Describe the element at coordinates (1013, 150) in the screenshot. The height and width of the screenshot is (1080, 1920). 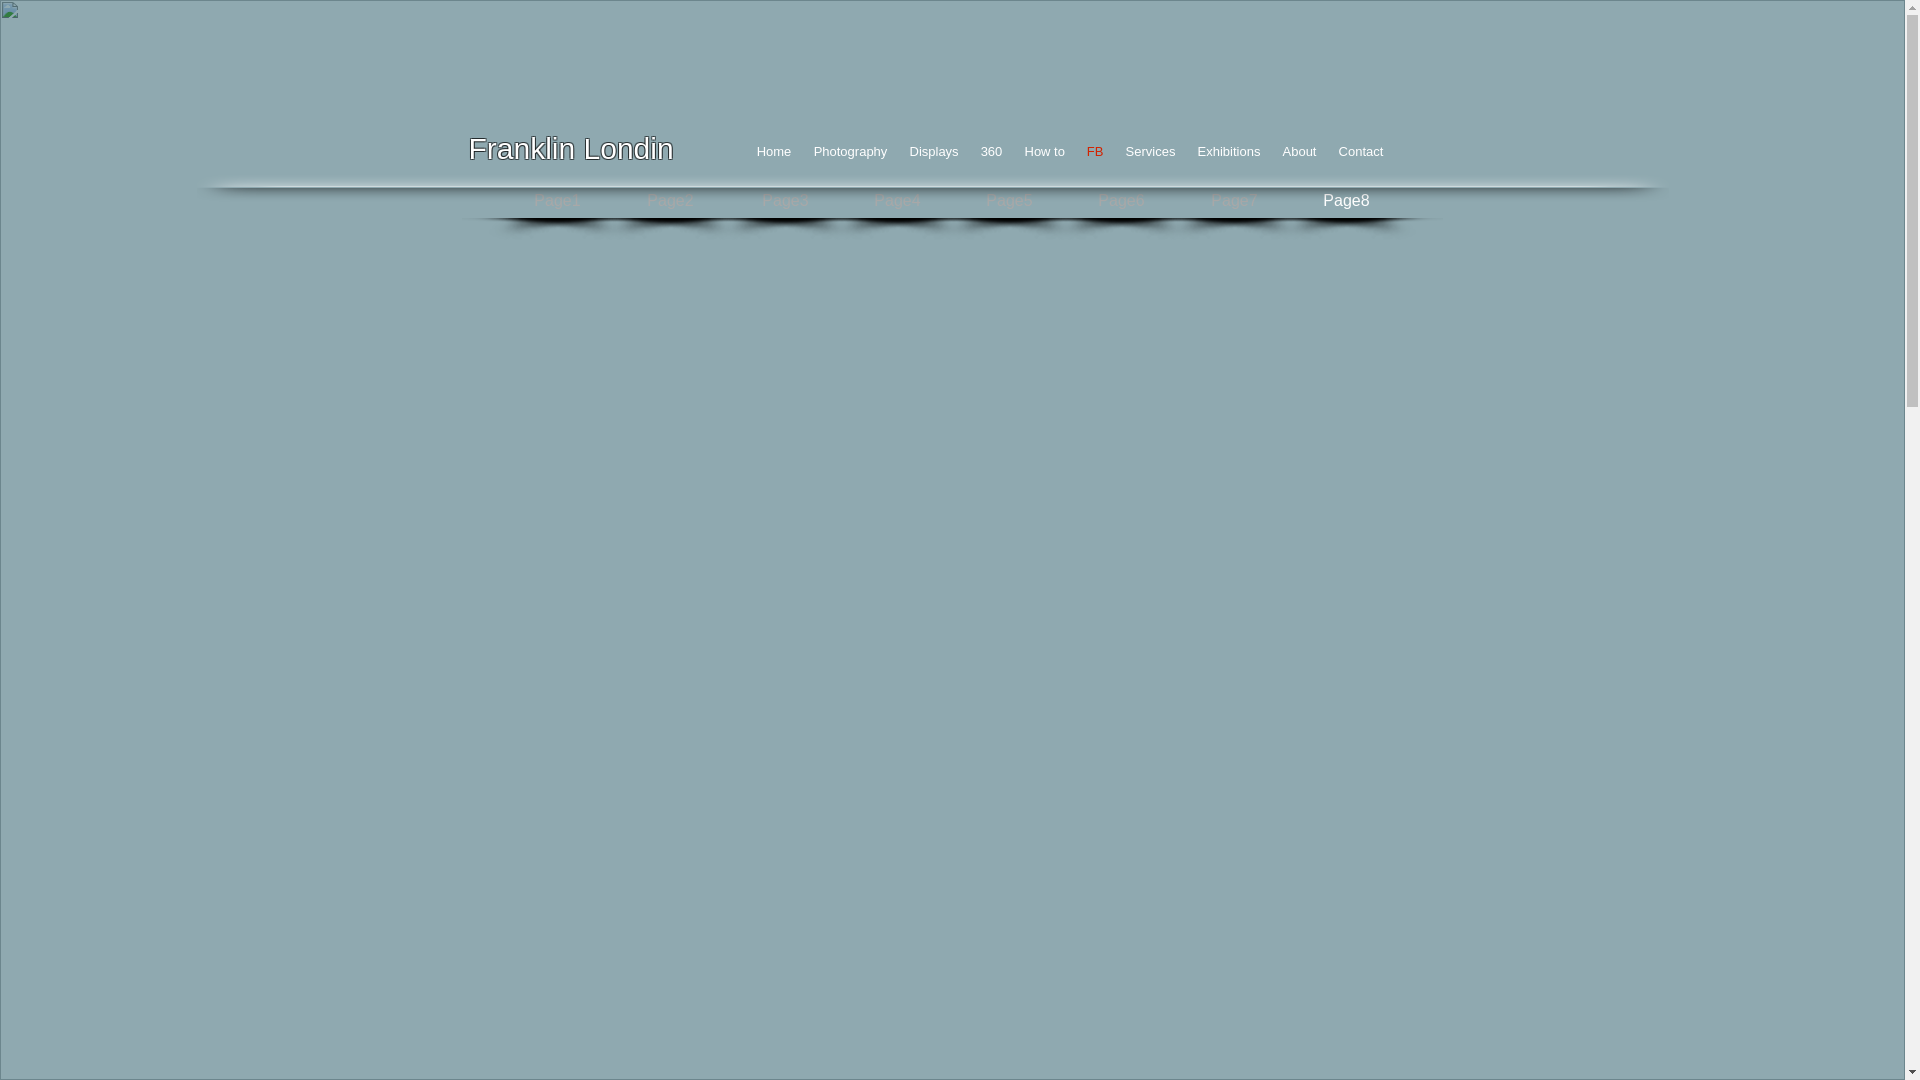
I see `'How to'` at that location.